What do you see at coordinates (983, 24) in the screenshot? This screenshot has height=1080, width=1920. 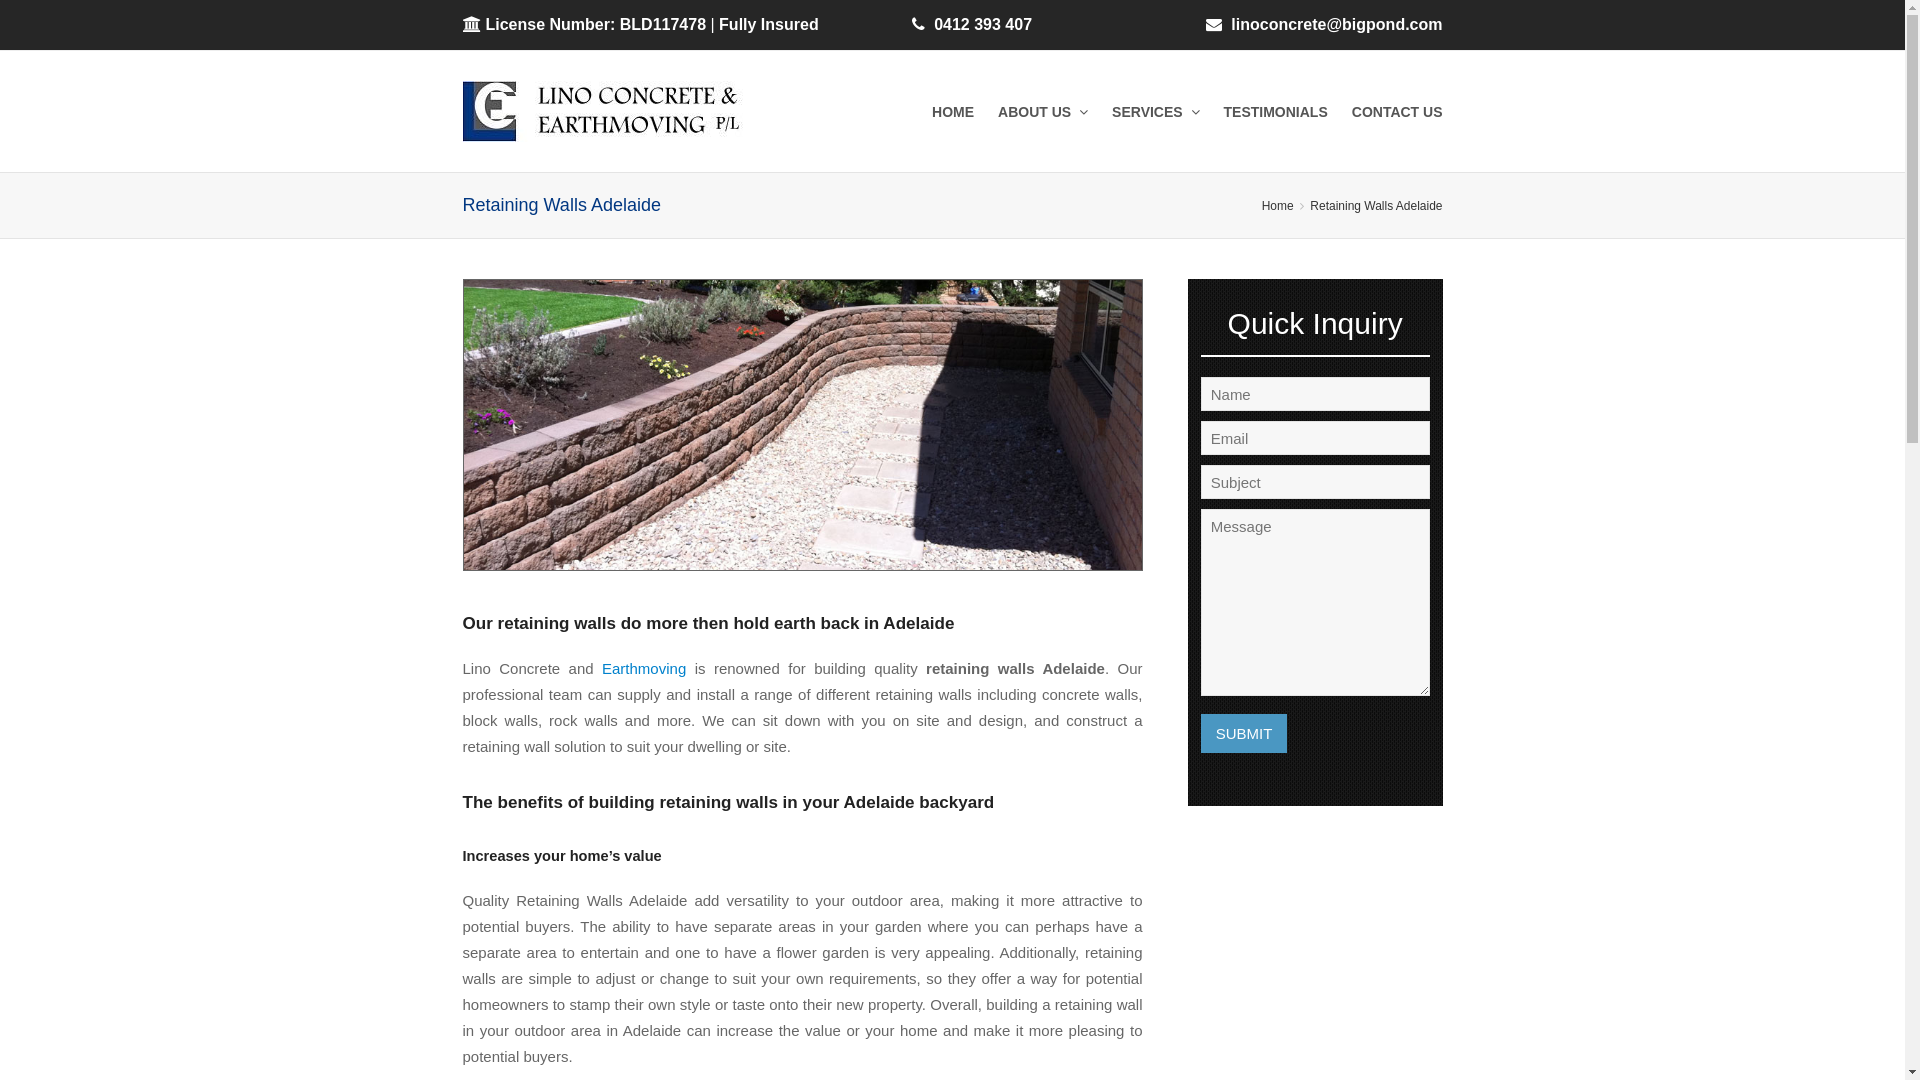 I see `'0412 393 407'` at bounding box center [983, 24].